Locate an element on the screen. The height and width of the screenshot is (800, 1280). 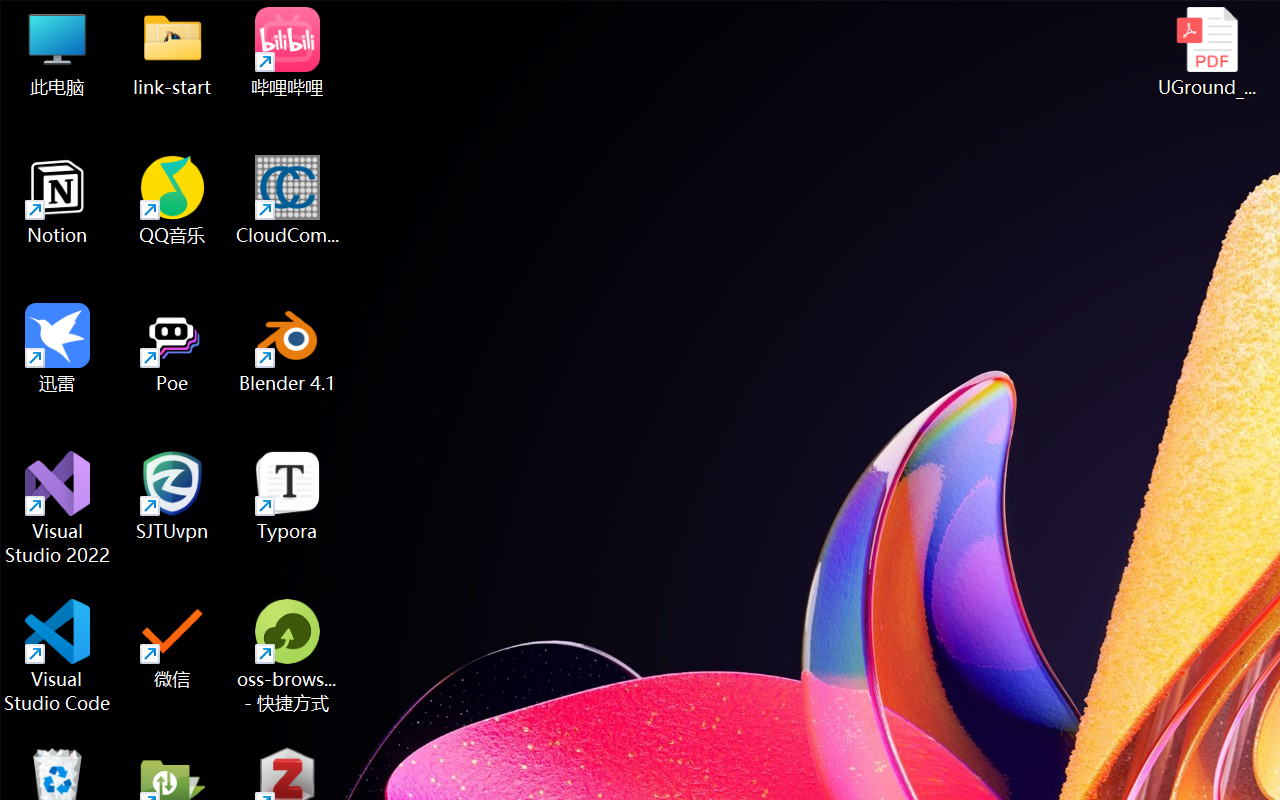
'UGround_paper.pdf' is located at coordinates (1206, 51).